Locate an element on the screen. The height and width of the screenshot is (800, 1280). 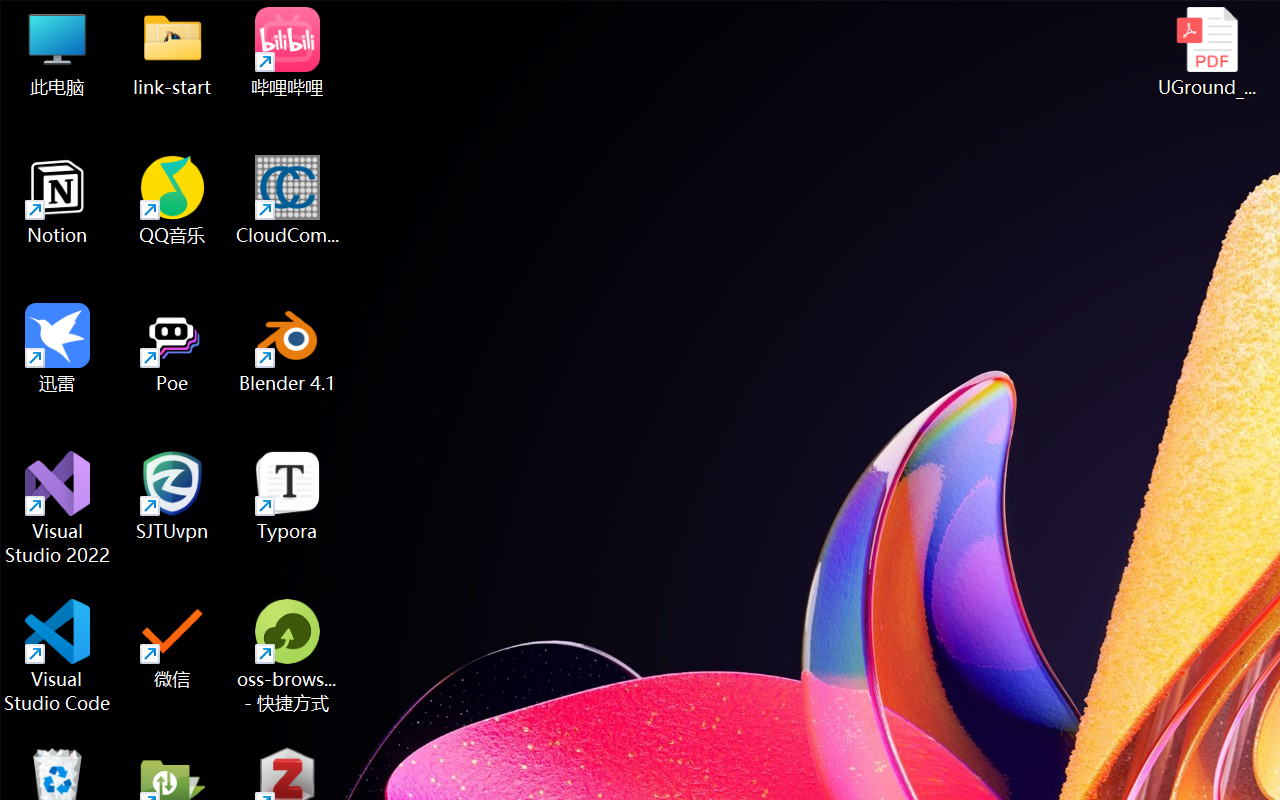
'UGround_paper.pdf' is located at coordinates (1206, 51).